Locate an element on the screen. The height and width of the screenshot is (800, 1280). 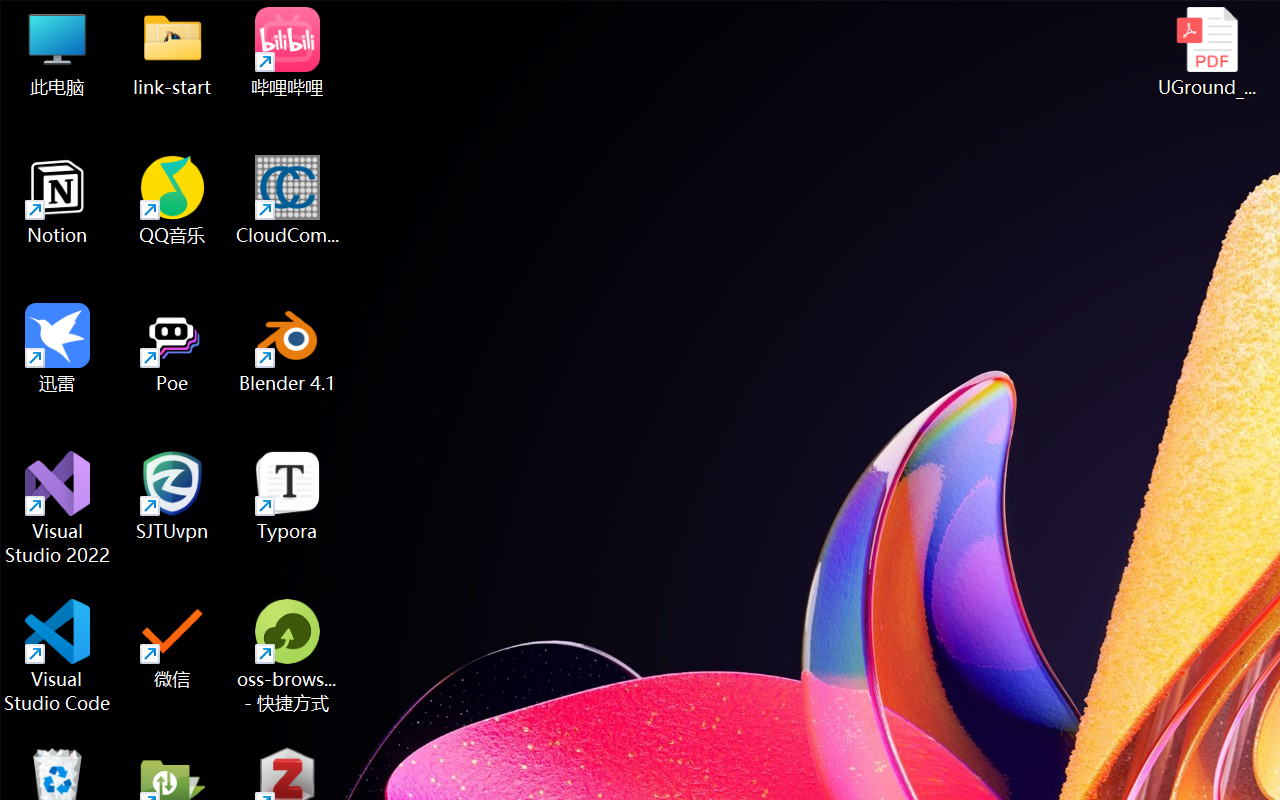
'UGround_paper.pdf' is located at coordinates (1206, 51).